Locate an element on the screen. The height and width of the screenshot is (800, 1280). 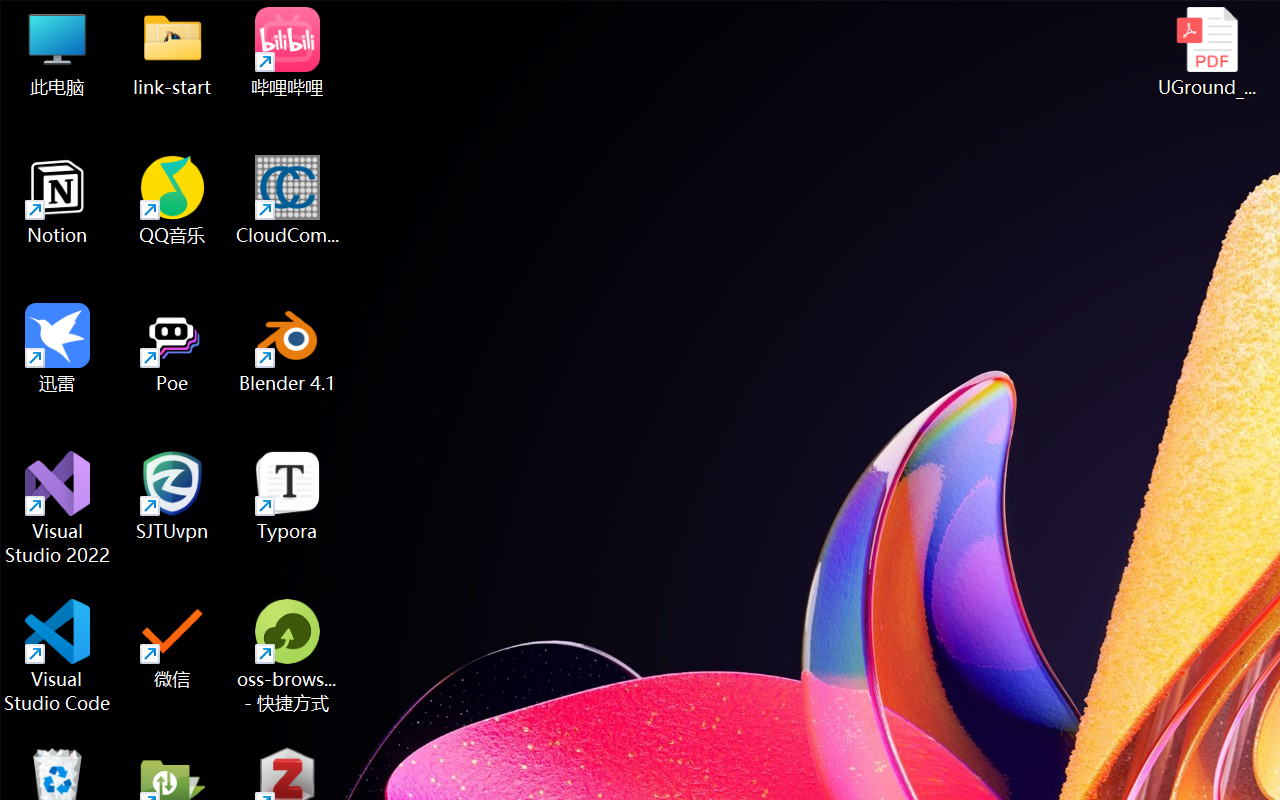
'UGround_paper.pdf' is located at coordinates (1206, 51).